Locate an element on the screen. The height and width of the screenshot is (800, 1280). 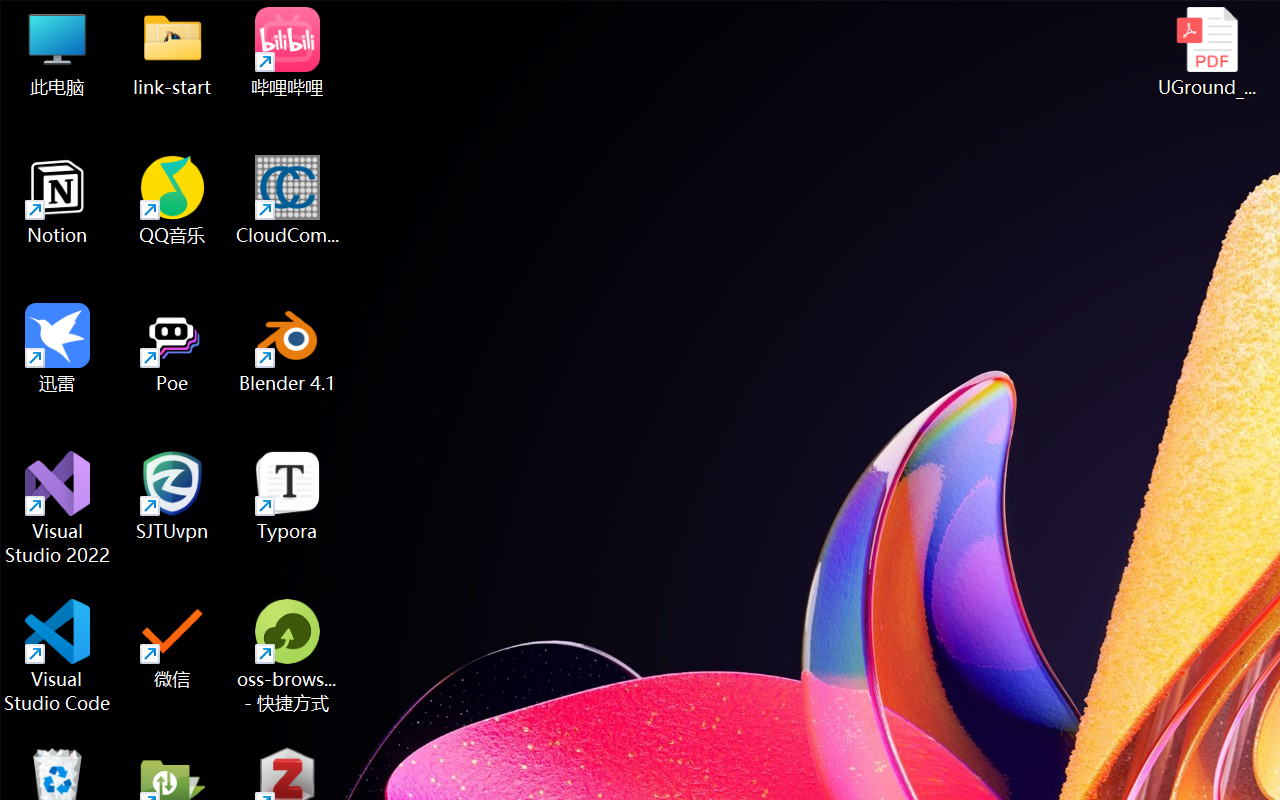
'UGround_paper.pdf' is located at coordinates (1206, 51).